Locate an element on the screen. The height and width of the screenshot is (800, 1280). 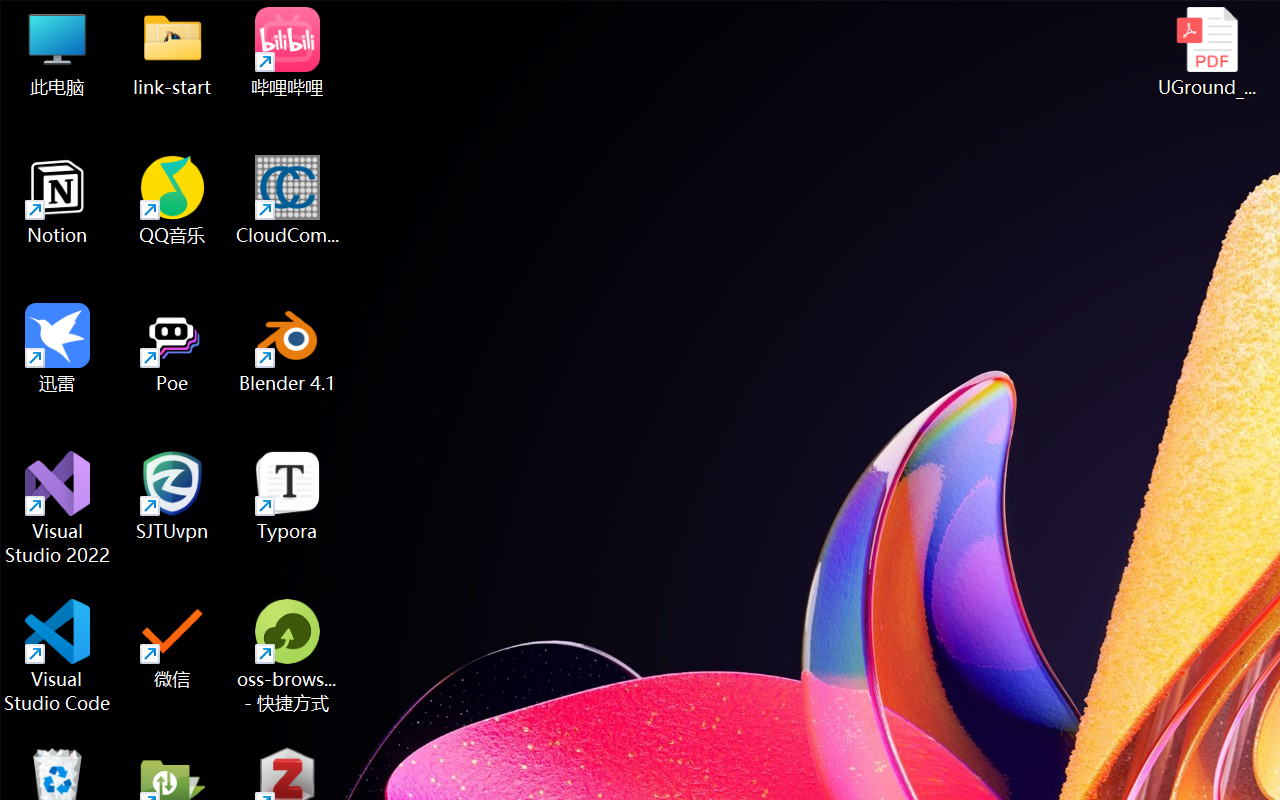
'UGround_paper.pdf' is located at coordinates (1206, 51).